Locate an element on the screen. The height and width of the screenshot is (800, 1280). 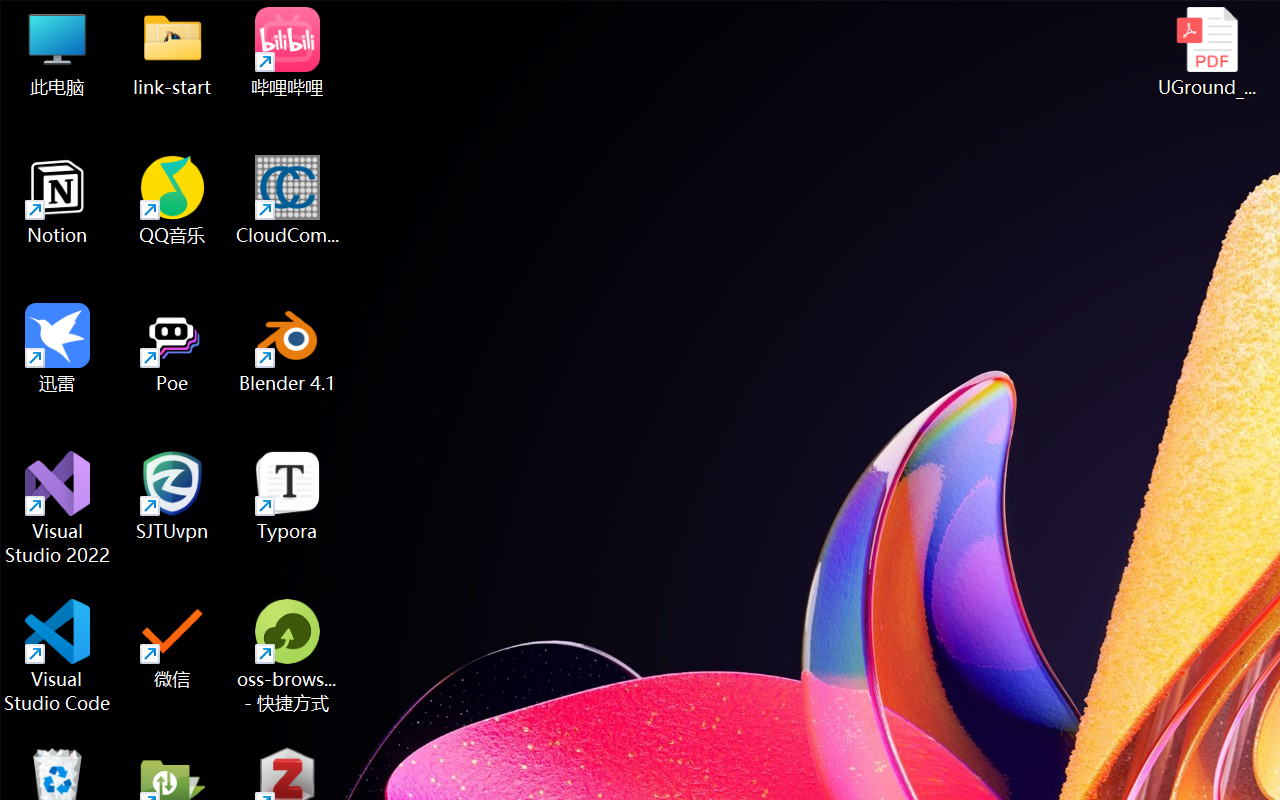
'UGround_paper.pdf' is located at coordinates (1206, 51).